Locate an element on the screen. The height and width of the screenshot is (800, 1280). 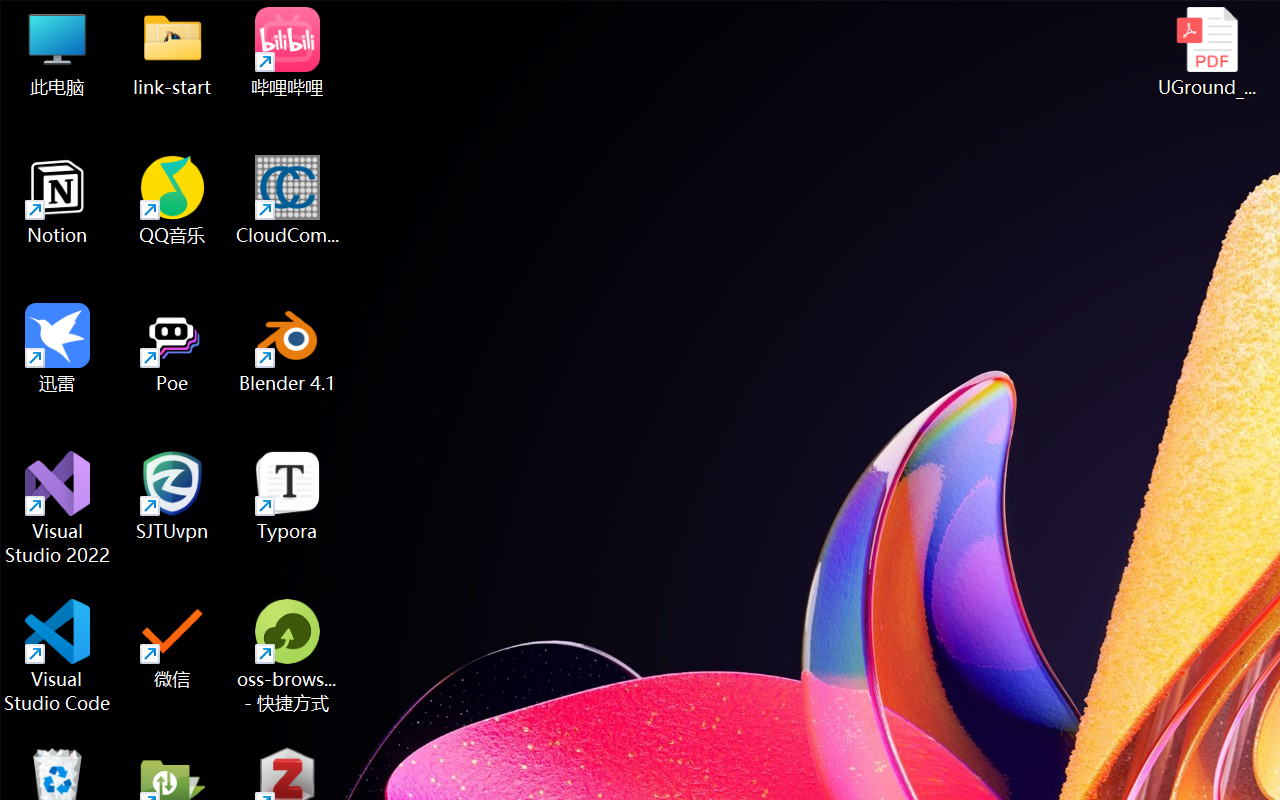
'UGround_paper.pdf' is located at coordinates (1206, 51).